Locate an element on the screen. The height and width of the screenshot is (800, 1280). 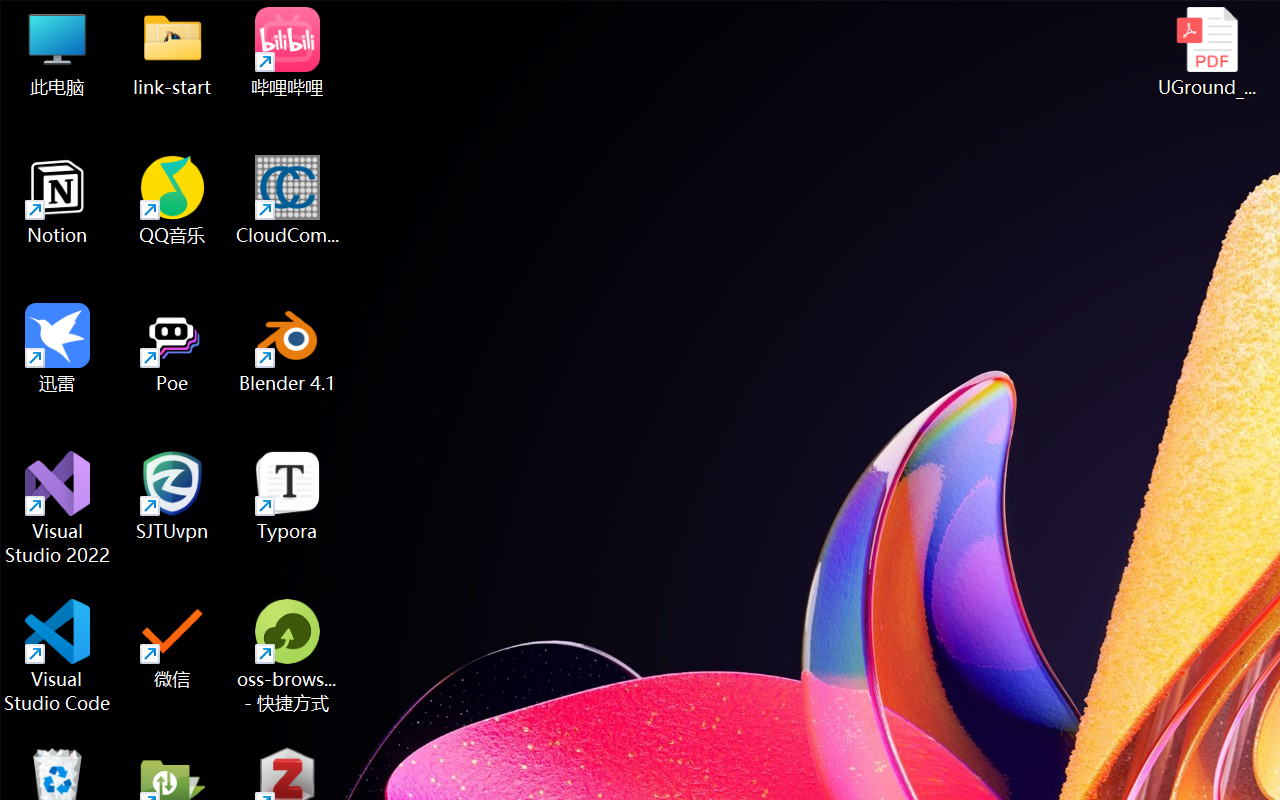
'UGround_paper.pdf' is located at coordinates (1206, 51).